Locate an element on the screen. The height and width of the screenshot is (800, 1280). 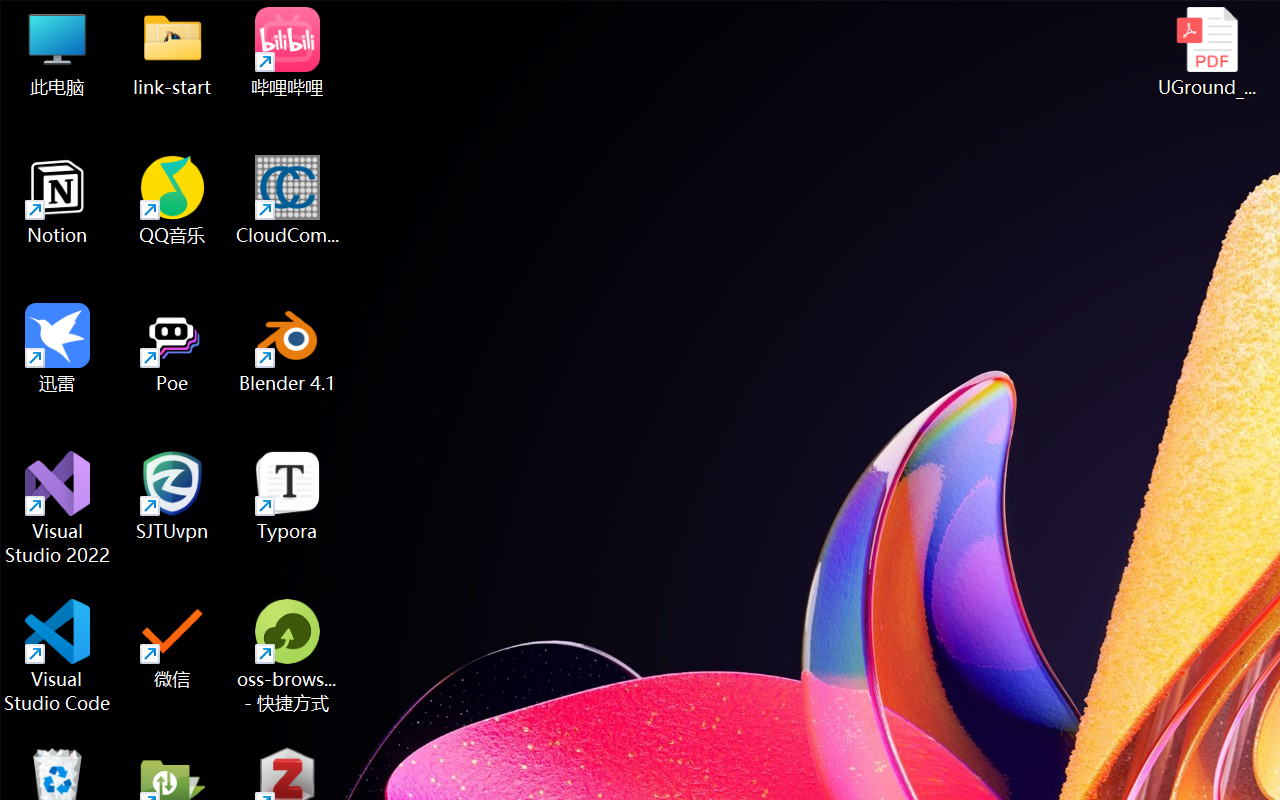
'UGround_paper.pdf' is located at coordinates (1206, 51).